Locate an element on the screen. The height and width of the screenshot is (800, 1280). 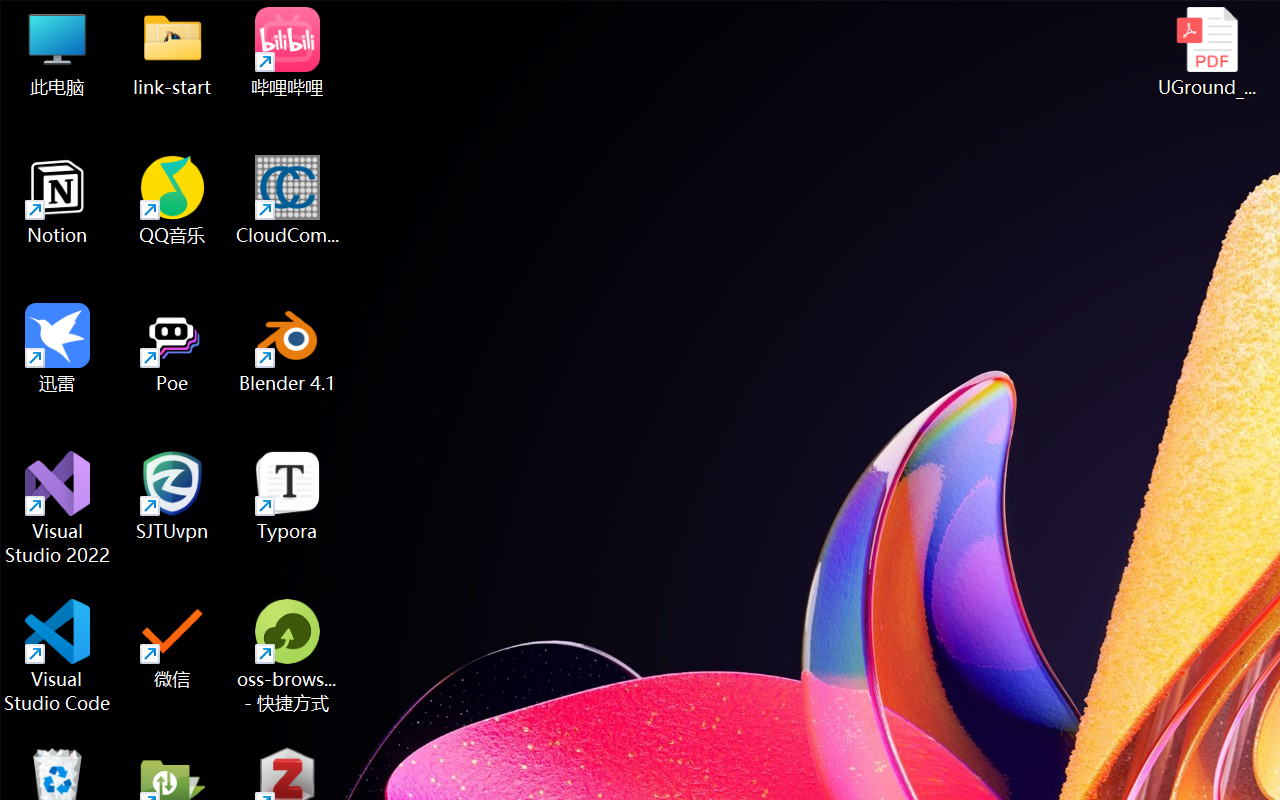
'UGround_paper.pdf' is located at coordinates (1206, 51).